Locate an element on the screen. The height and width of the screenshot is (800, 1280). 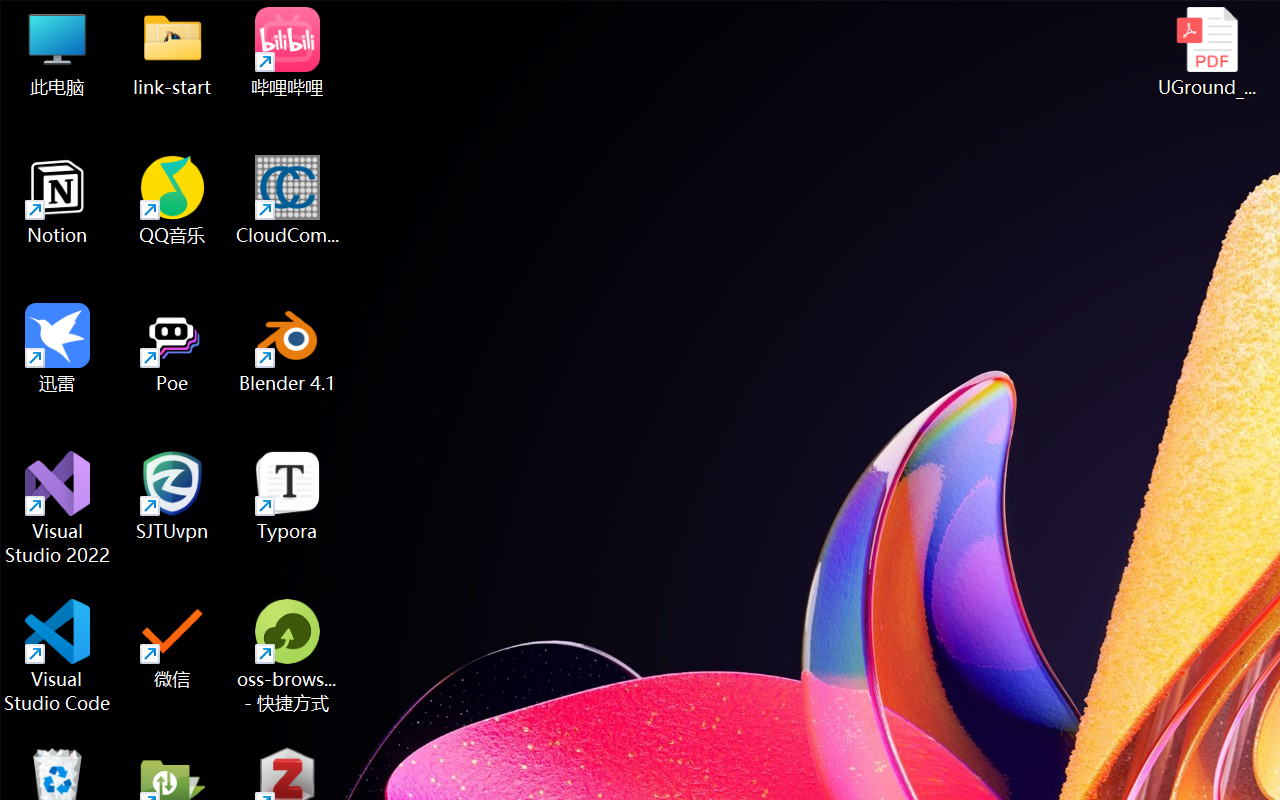
'UGround_paper.pdf' is located at coordinates (1206, 51).